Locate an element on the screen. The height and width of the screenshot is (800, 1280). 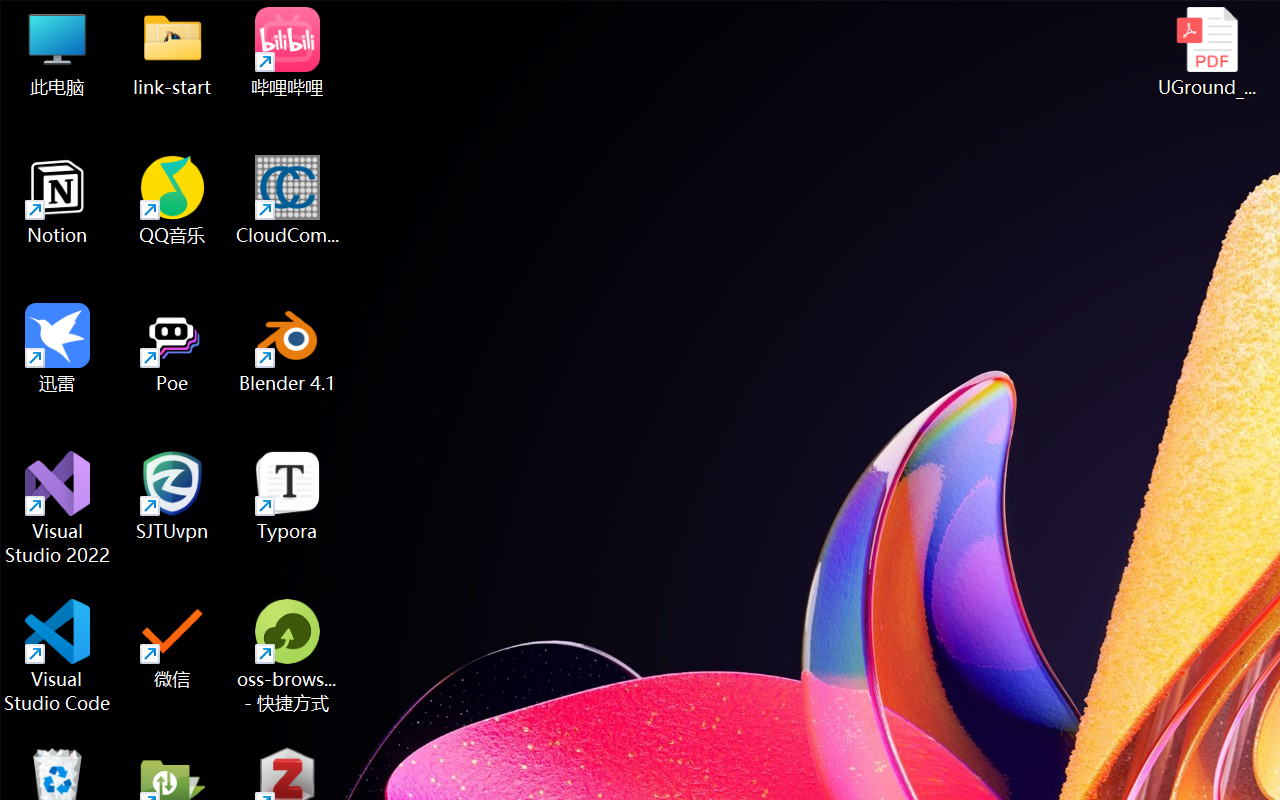
'UGround_paper.pdf' is located at coordinates (1206, 51).